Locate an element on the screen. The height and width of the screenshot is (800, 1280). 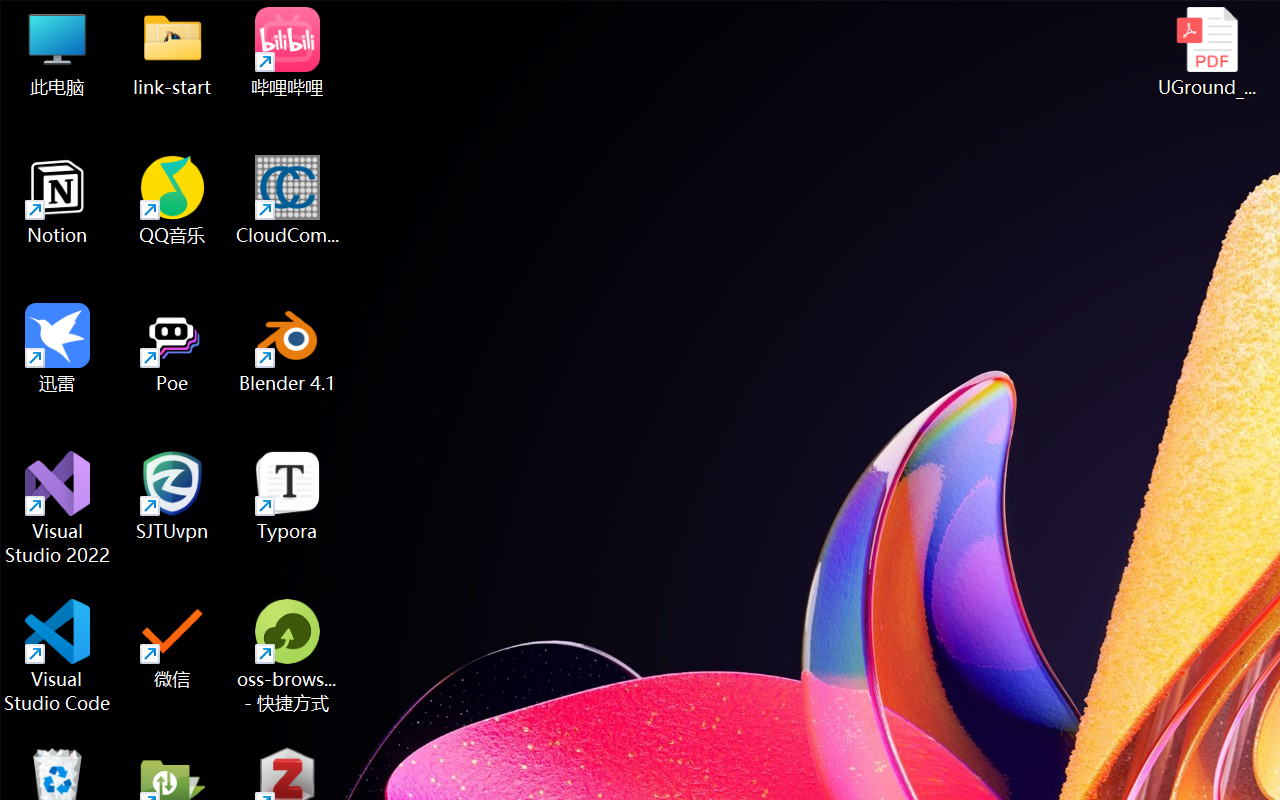
'UGround_paper.pdf' is located at coordinates (1206, 51).